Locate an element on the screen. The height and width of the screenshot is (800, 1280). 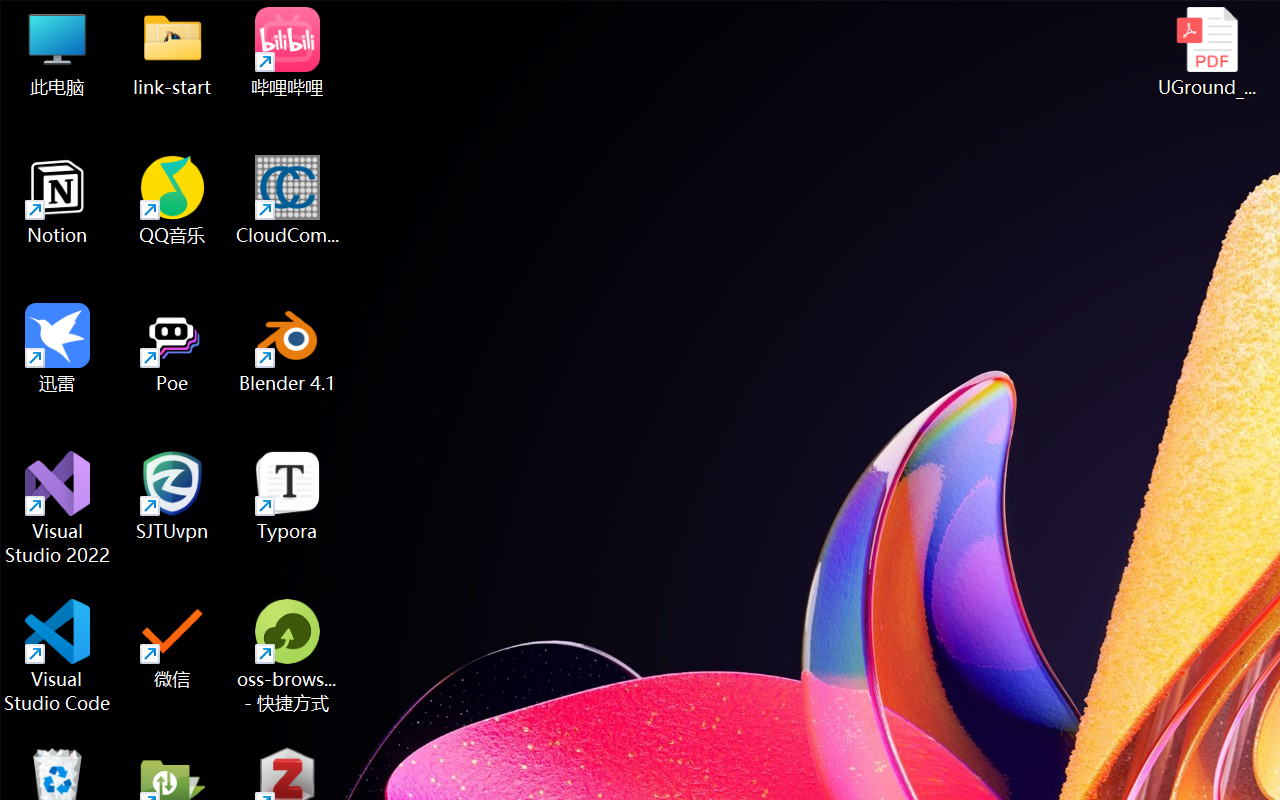
'UGround_paper.pdf' is located at coordinates (1206, 51).